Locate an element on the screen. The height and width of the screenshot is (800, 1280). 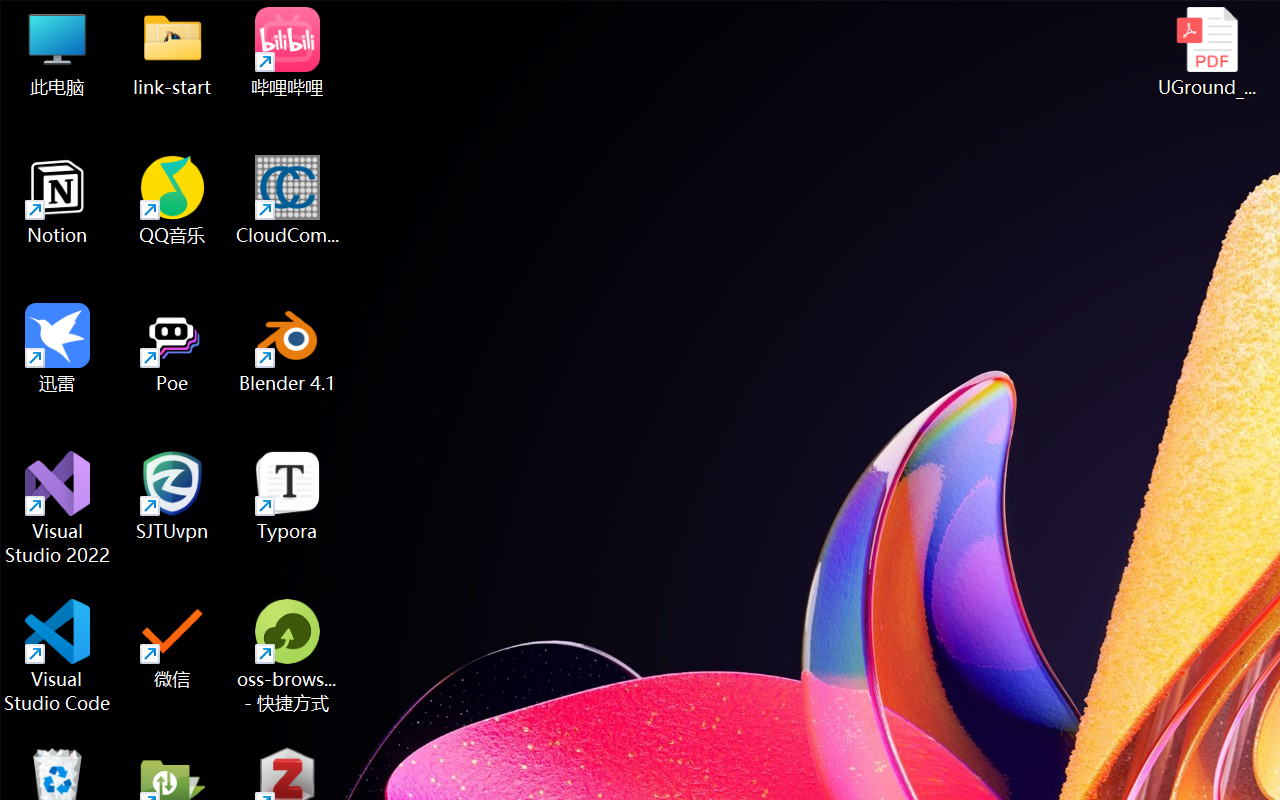
'UGround_paper.pdf' is located at coordinates (1206, 51).